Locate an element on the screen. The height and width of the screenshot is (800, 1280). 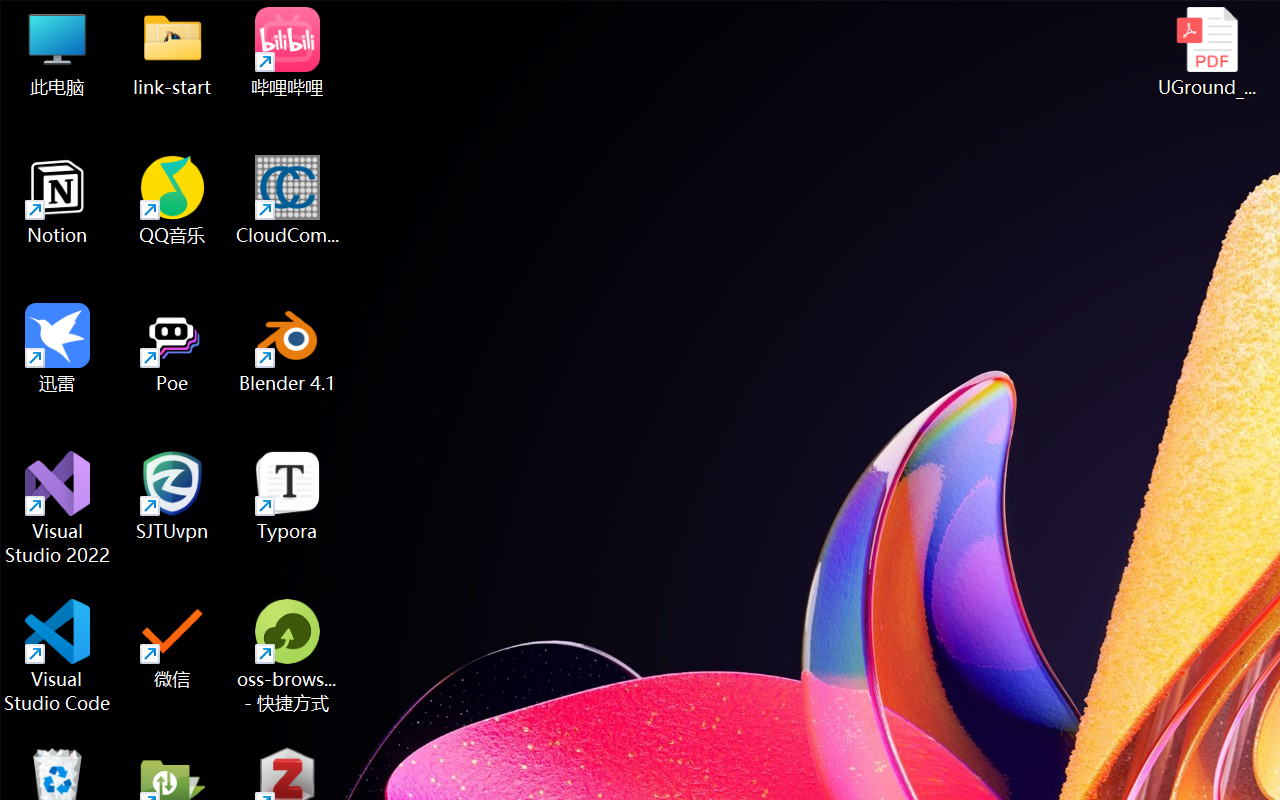
'UGround_paper.pdf' is located at coordinates (1206, 51).